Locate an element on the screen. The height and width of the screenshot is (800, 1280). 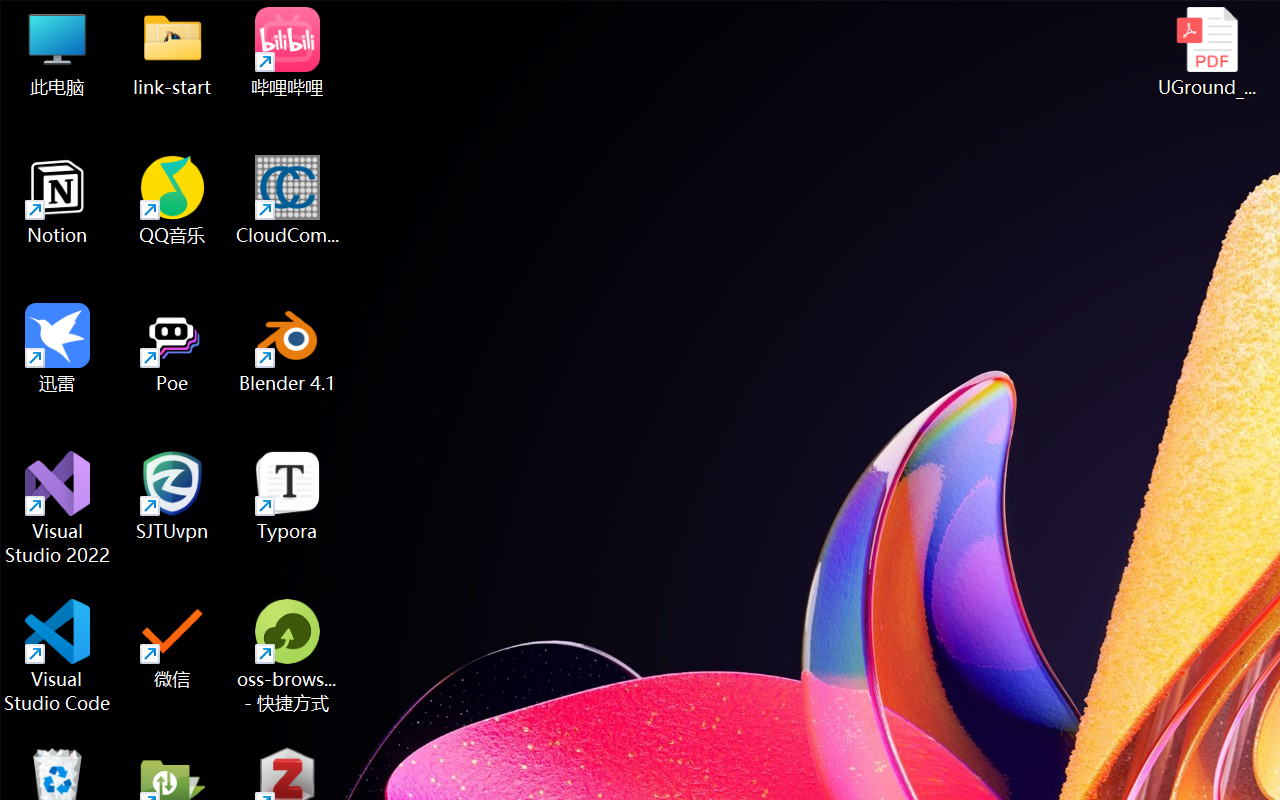
'UGround_paper.pdf' is located at coordinates (1206, 51).